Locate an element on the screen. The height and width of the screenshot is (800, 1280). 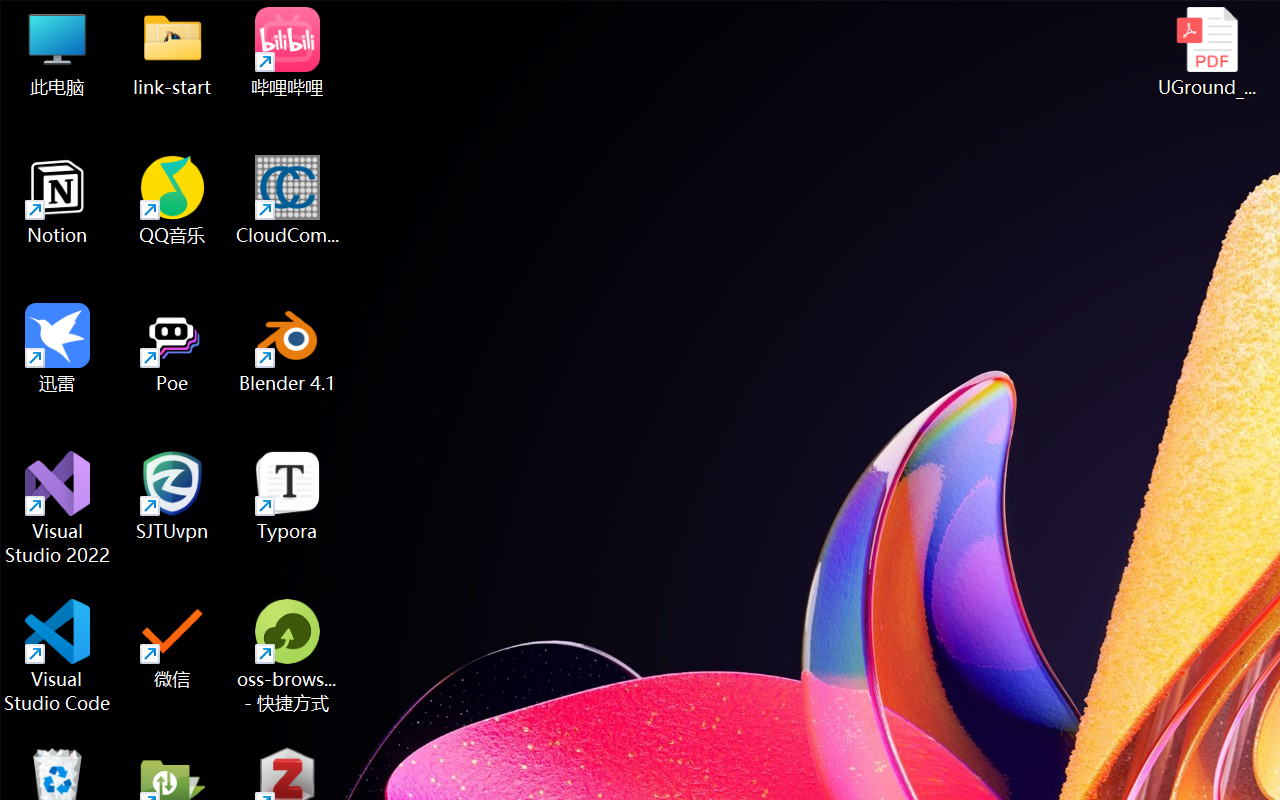
'UGround_paper.pdf' is located at coordinates (1206, 51).